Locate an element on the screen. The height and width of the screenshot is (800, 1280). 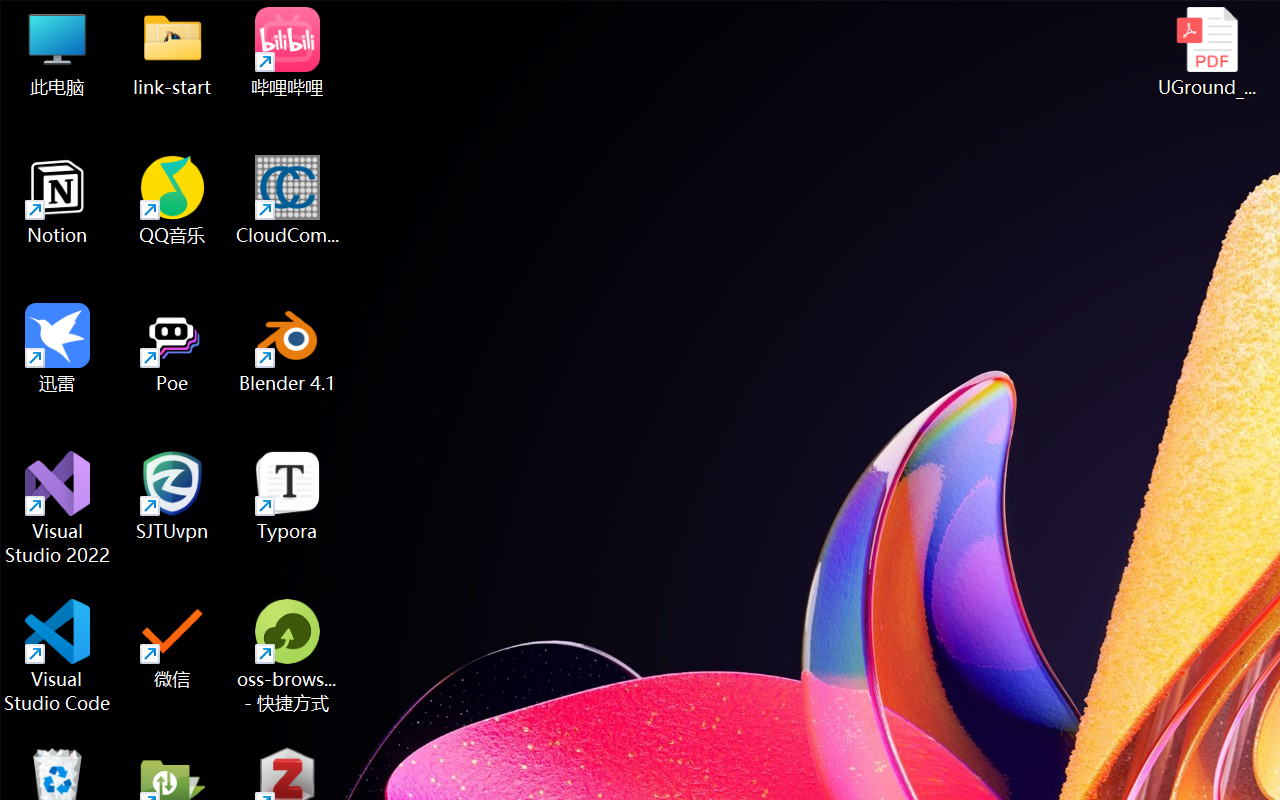
'UGround_paper.pdf' is located at coordinates (1206, 51).